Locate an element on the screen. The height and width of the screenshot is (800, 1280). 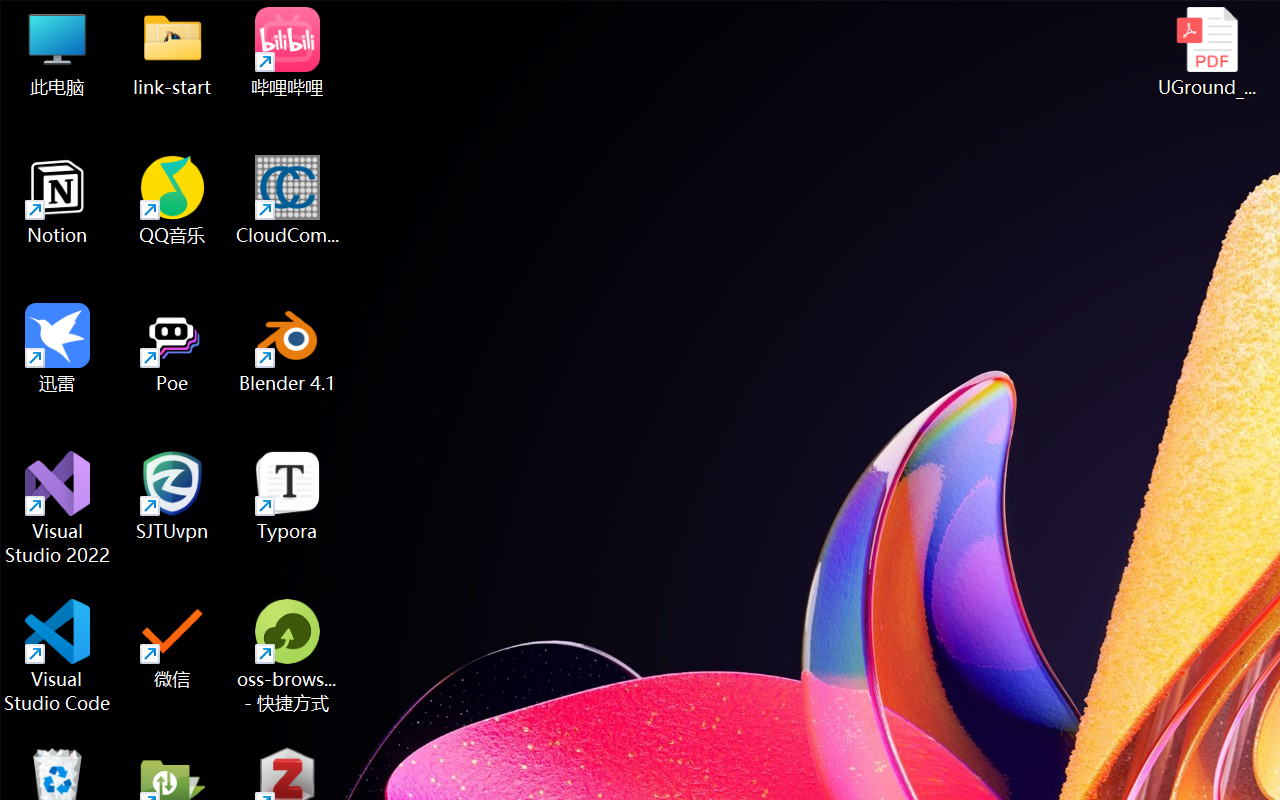
'UGround_paper.pdf' is located at coordinates (1206, 51).